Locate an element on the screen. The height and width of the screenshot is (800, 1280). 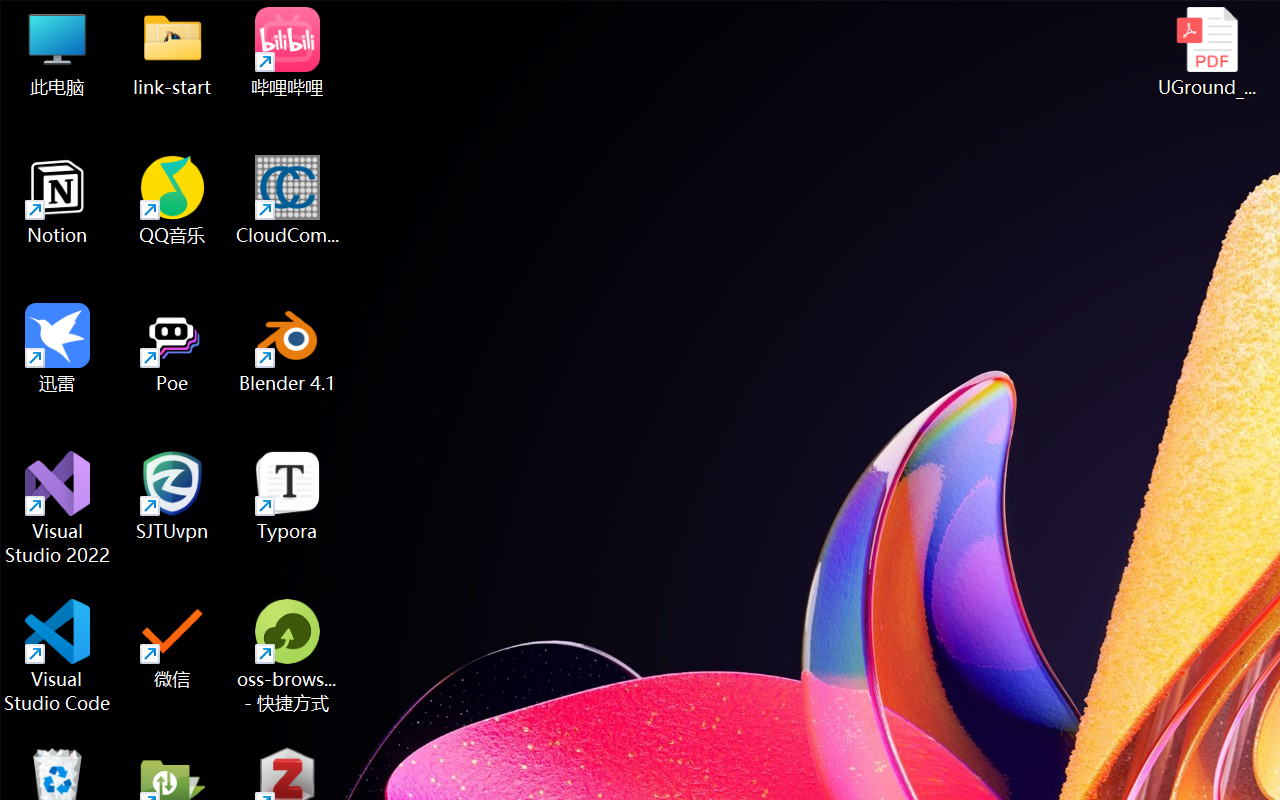
'UGround_paper.pdf' is located at coordinates (1206, 51).